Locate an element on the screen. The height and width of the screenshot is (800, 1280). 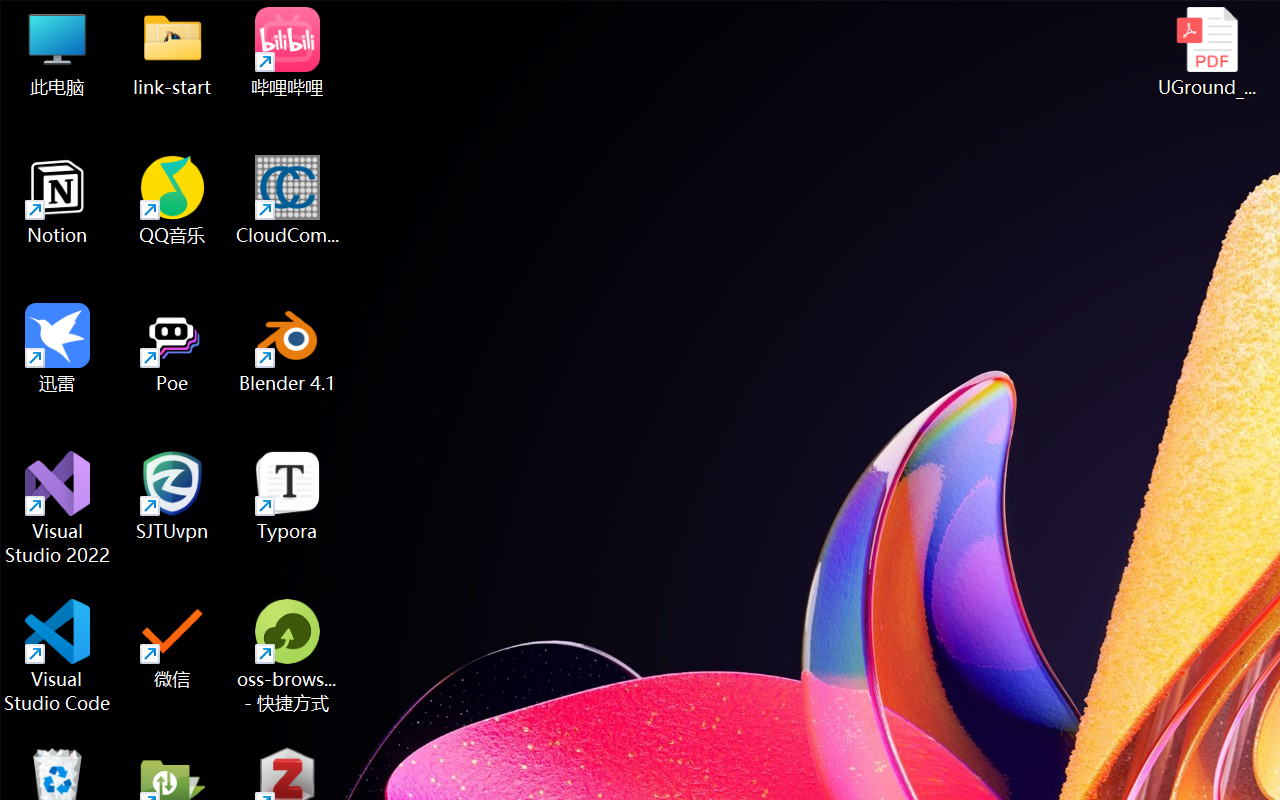
'UGround_paper.pdf' is located at coordinates (1206, 51).